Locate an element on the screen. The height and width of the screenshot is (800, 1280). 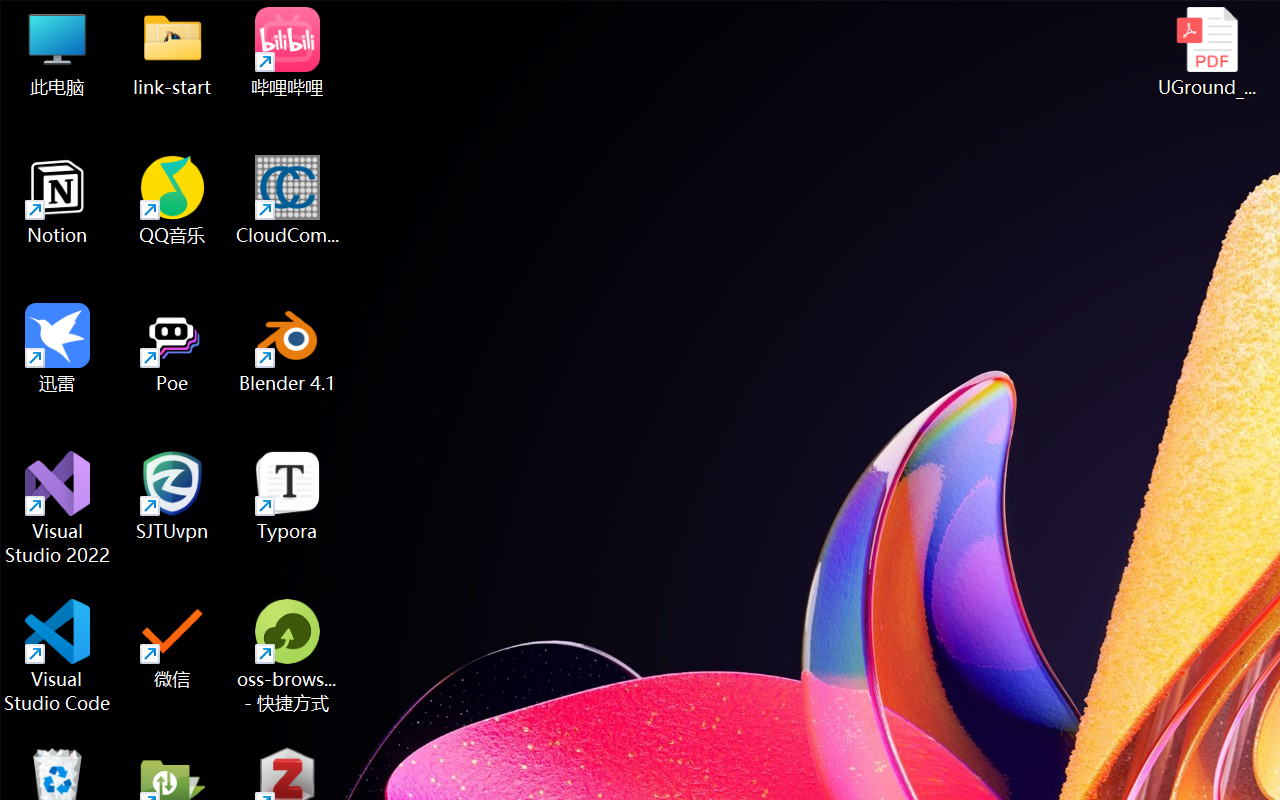
'UGround_paper.pdf' is located at coordinates (1206, 51).